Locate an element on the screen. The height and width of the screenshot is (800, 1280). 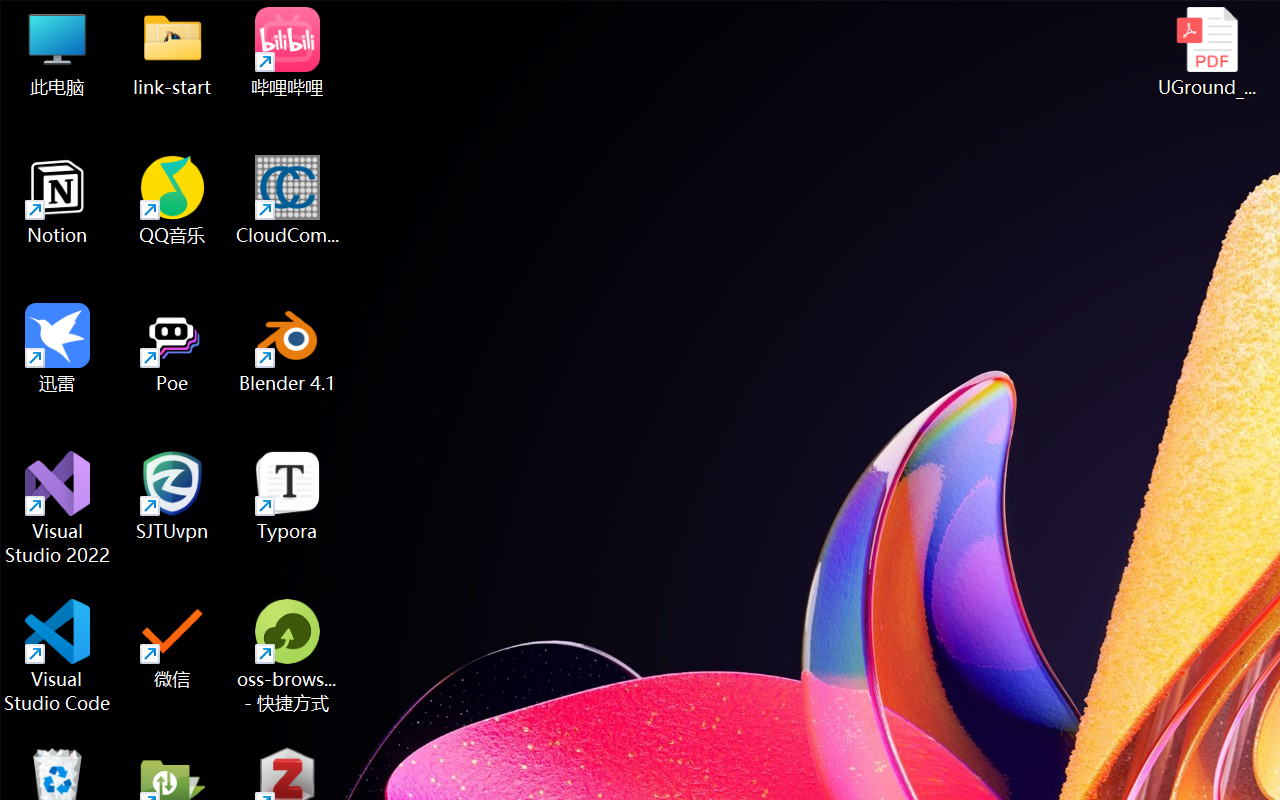
'UGround_paper.pdf' is located at coordinates (1206, 51).